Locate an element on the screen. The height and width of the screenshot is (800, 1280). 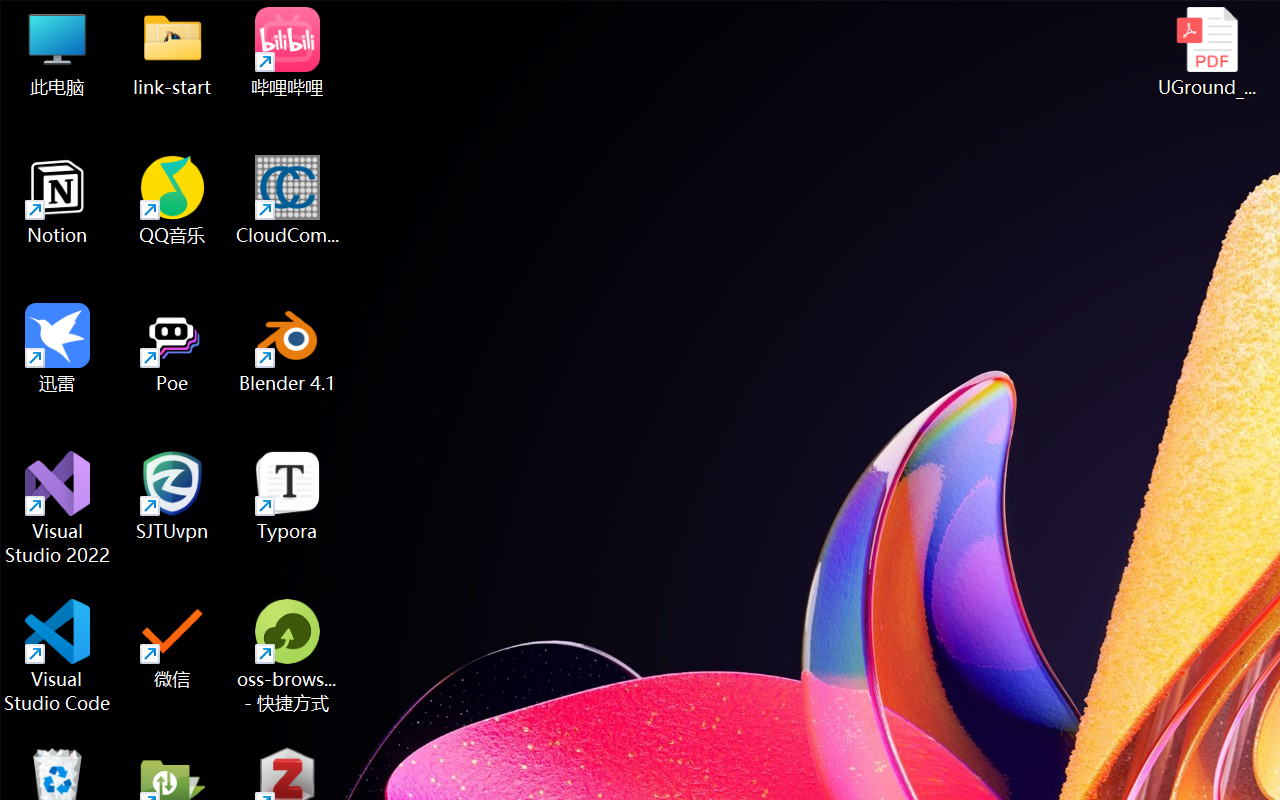
'UGround_paper.pdf' is located at coordinates (1206, 51).